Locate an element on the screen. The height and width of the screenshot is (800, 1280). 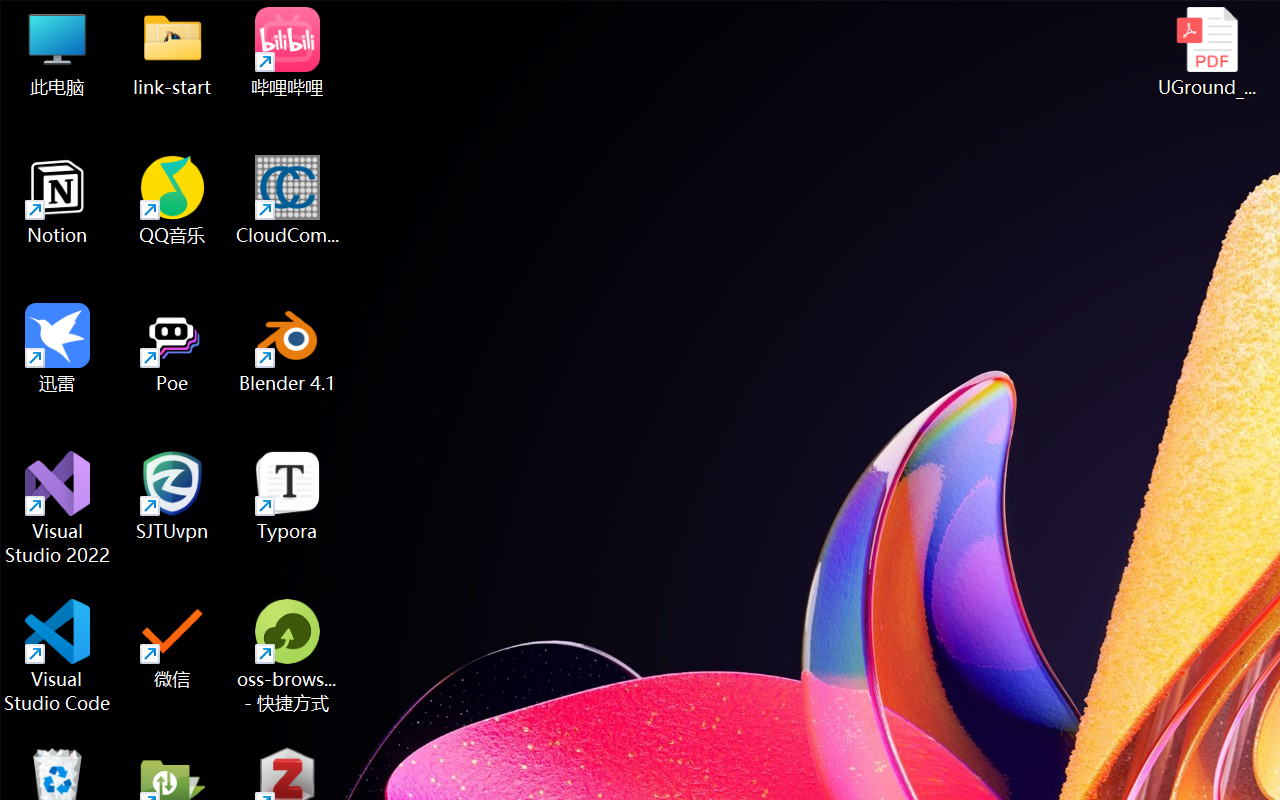
'UGround_paper.pdf' is located at coordinates (1206, 51).